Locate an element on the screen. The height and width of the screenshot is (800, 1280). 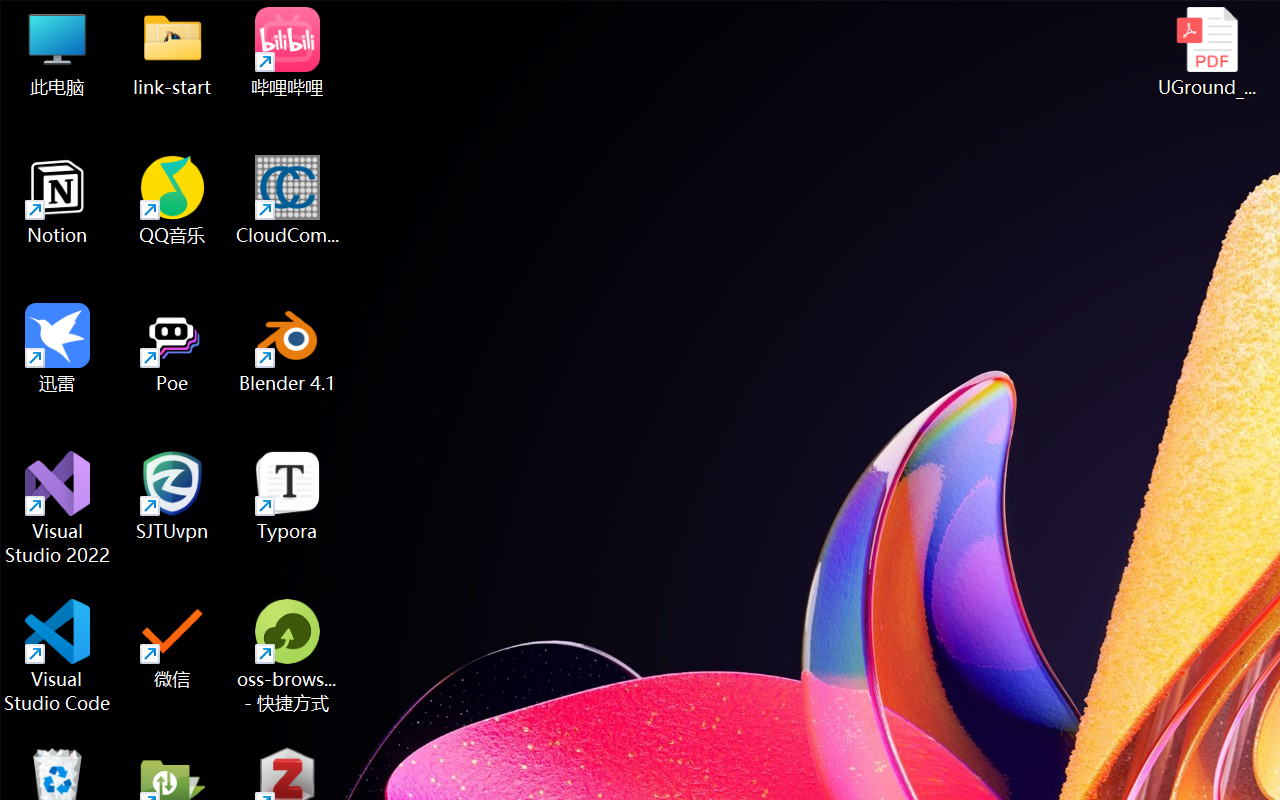
'UGround_paper.pdf' is located at coordinates (1206, 51).